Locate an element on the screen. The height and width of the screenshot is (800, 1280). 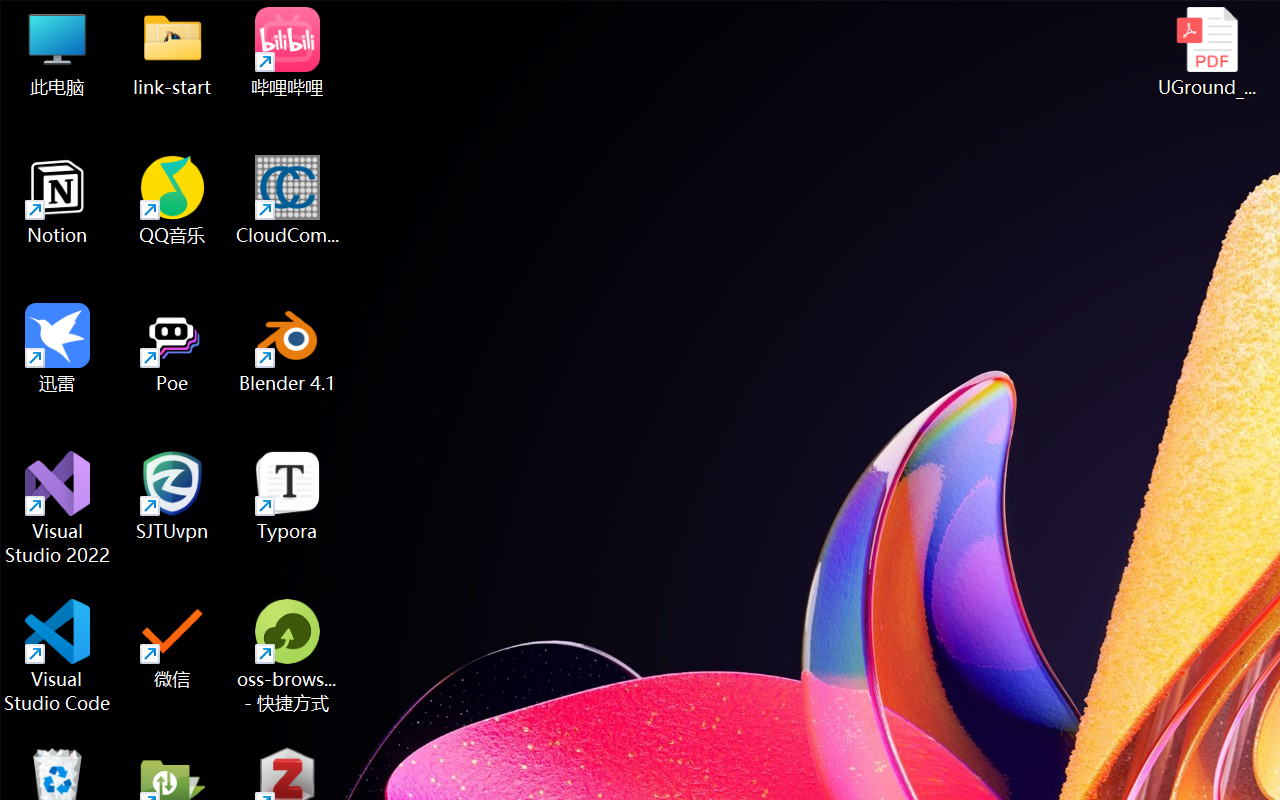
'UGround_paper.pdf' is located at coordinates (1206, 51).